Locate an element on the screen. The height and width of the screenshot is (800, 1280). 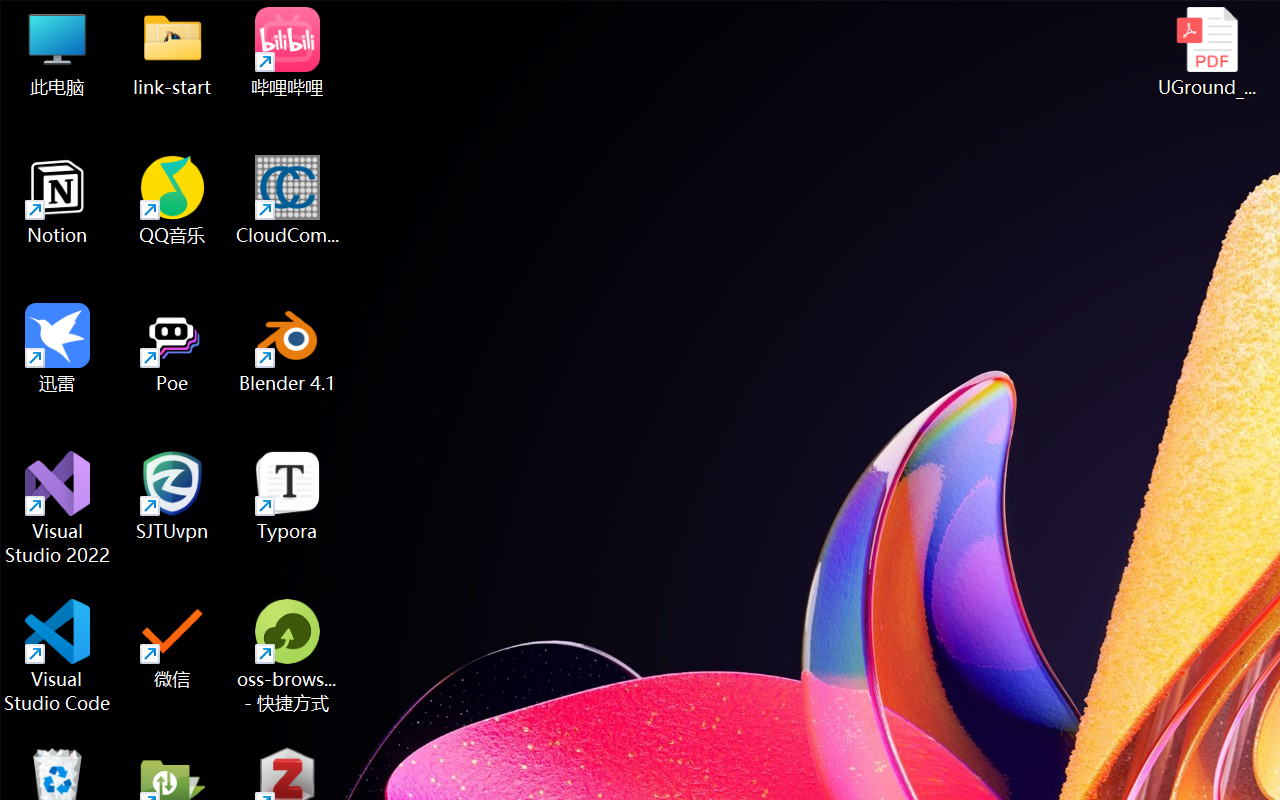
'UGround_paper.pdf' is located at coordinates (1206, 51).